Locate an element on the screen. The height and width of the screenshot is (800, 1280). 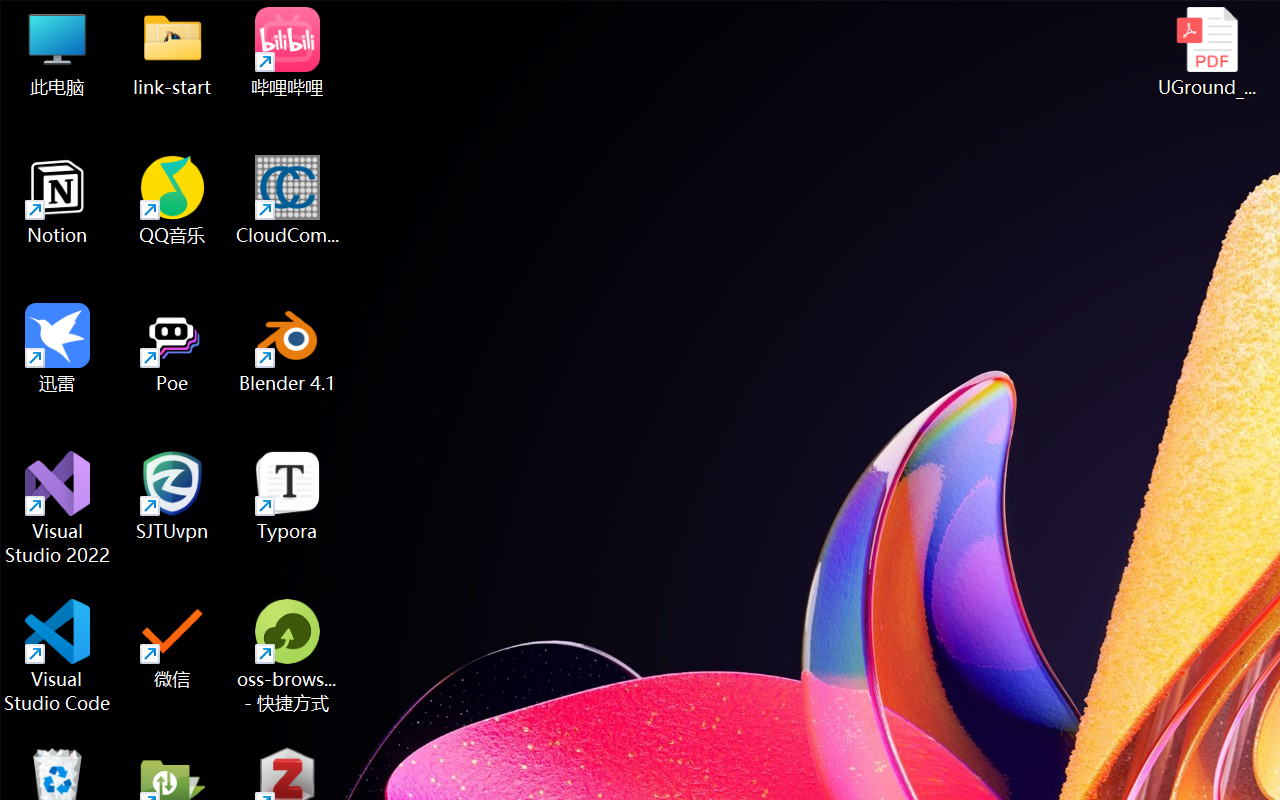
'UGround_paper.pdf' is located at coordinates (1206, 51).